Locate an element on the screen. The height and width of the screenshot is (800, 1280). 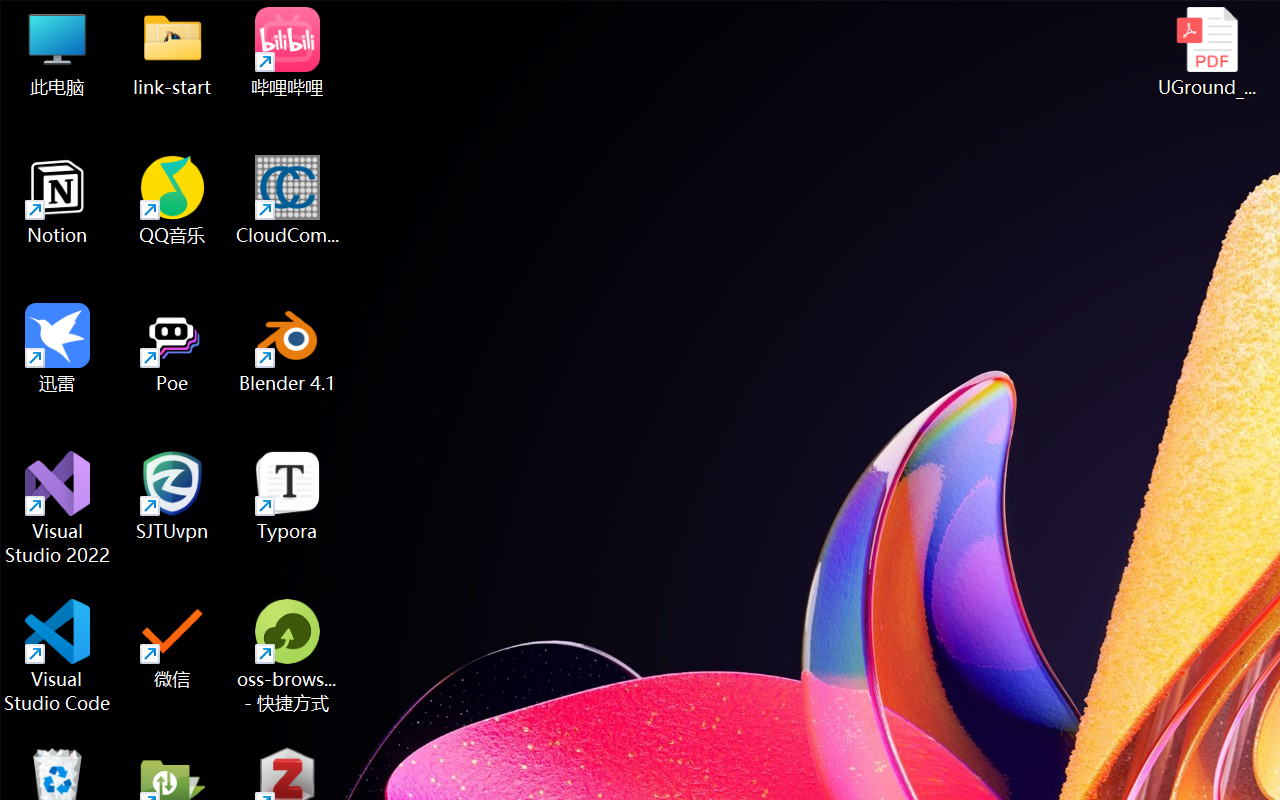
'UGround_paper.pdf' is located at coordinates (1206, 51).